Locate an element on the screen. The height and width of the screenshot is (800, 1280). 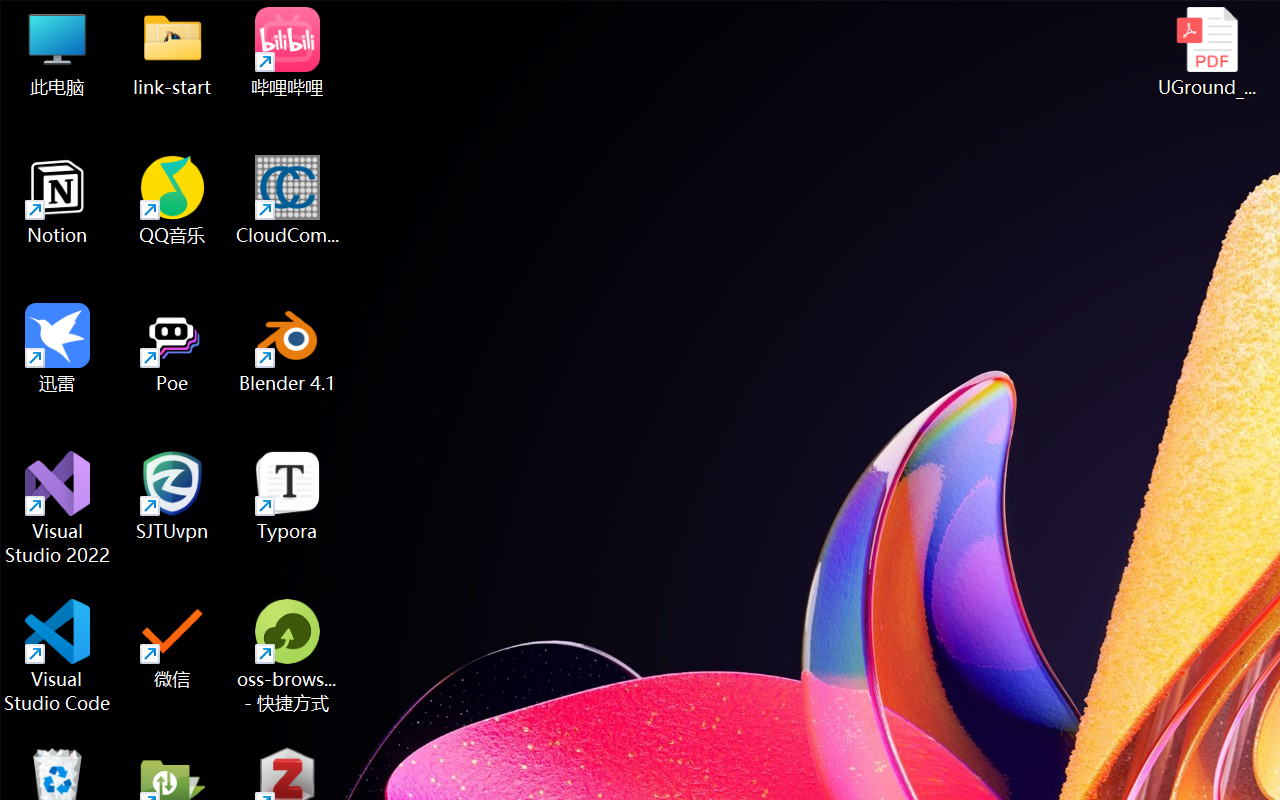
'UGround_paper.pdf' is located at coordinates (1206, 51).